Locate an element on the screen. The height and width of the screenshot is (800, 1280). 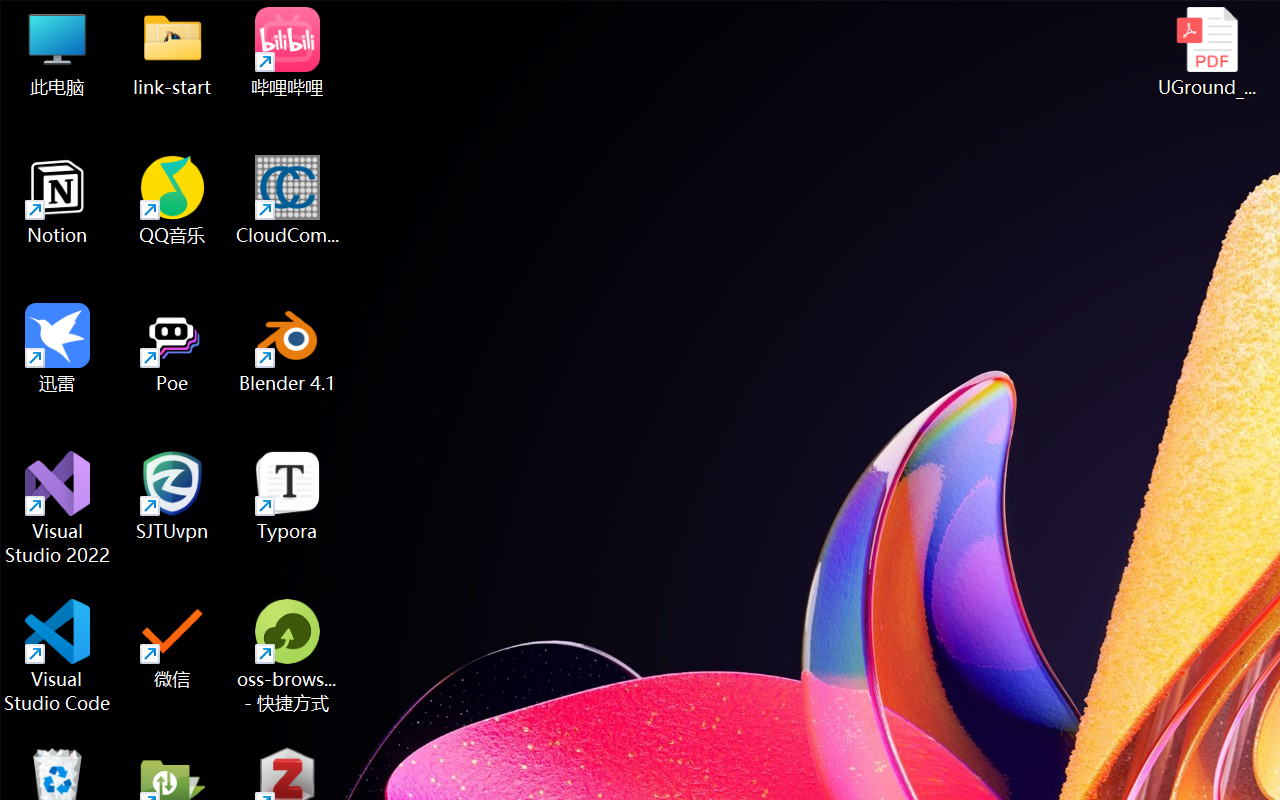
'UGround_paper.pdf' is located at coordinates (1206, 51).